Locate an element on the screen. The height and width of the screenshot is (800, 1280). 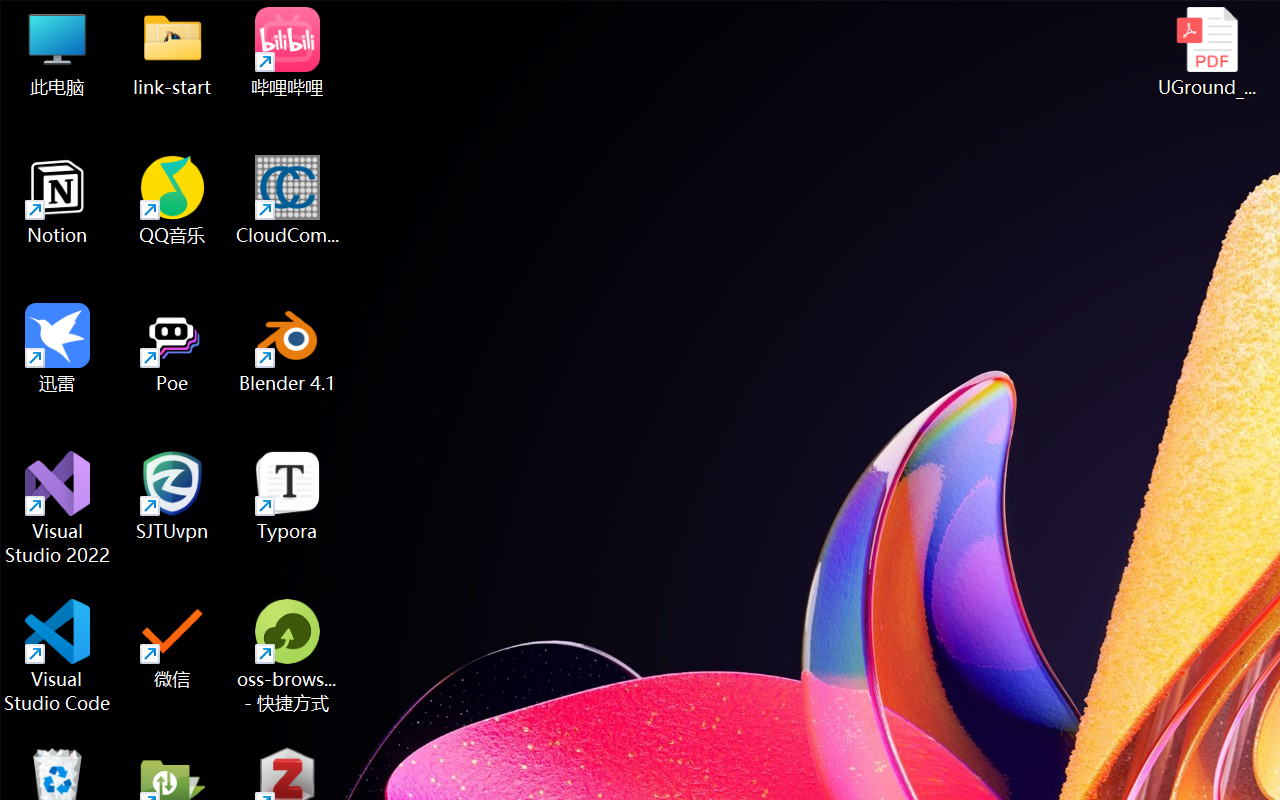
'UGround_paper.pdf' is located at coordinates (1206, 51).